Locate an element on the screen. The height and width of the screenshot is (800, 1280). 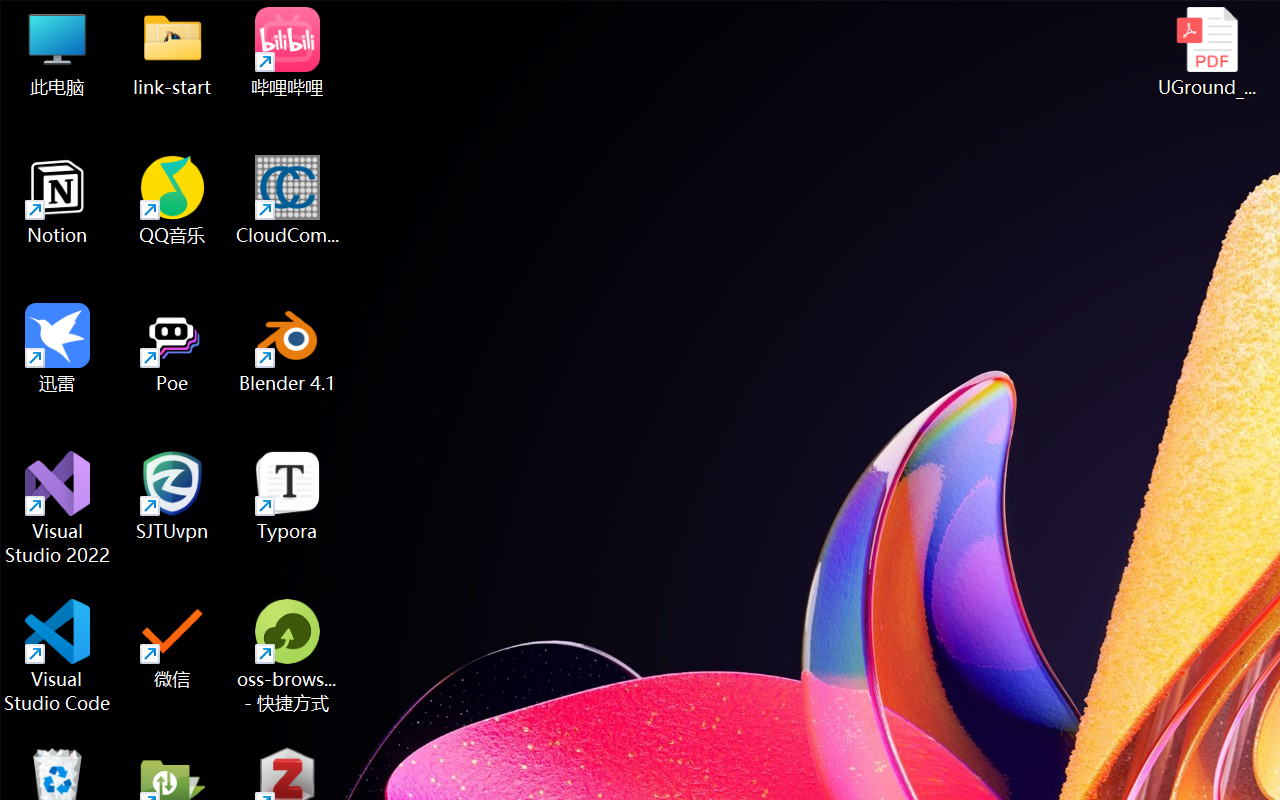
'UGround_paper.pdf' is located at coordinates (1206, 51).